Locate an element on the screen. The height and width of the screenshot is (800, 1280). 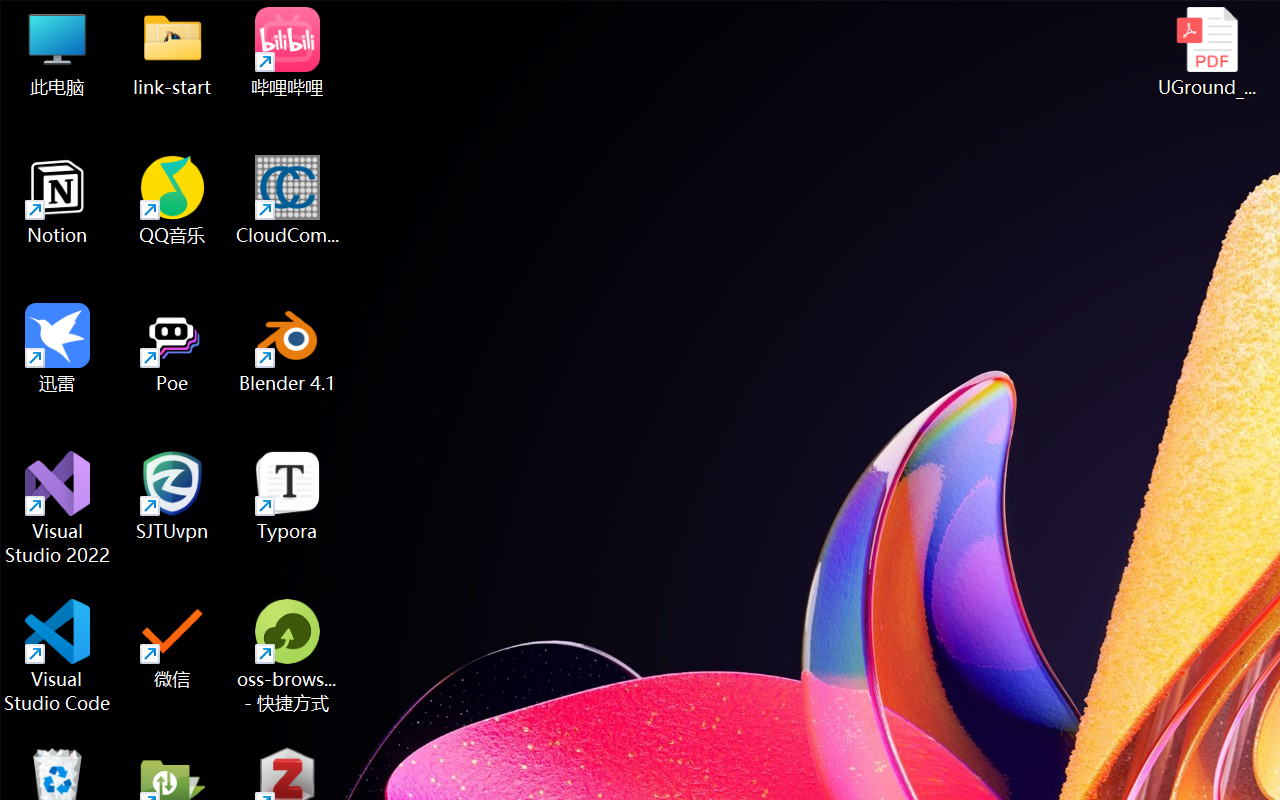
'UGround_paper.pdf' is located at coordinates (1206, 51).